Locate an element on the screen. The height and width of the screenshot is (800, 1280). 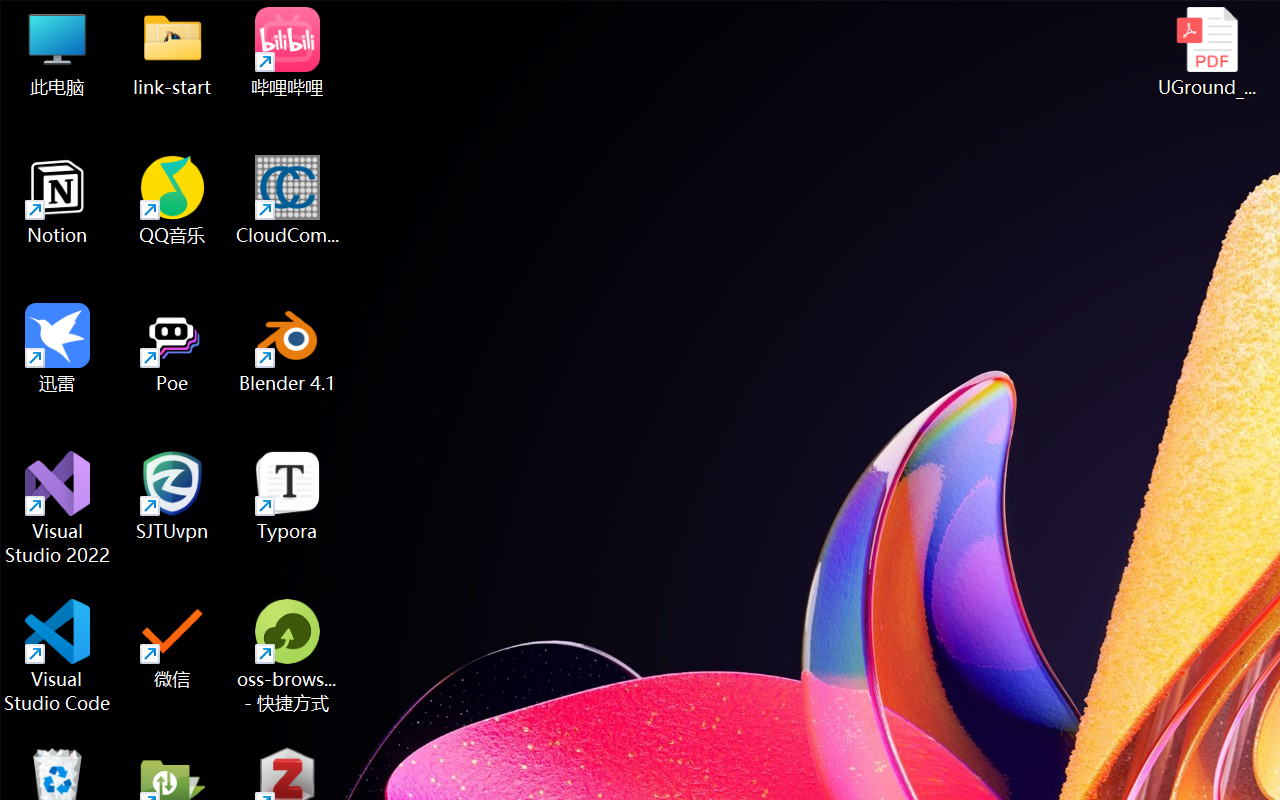
'UGround_paper.pdf' is located at coordinates (1206, 51).